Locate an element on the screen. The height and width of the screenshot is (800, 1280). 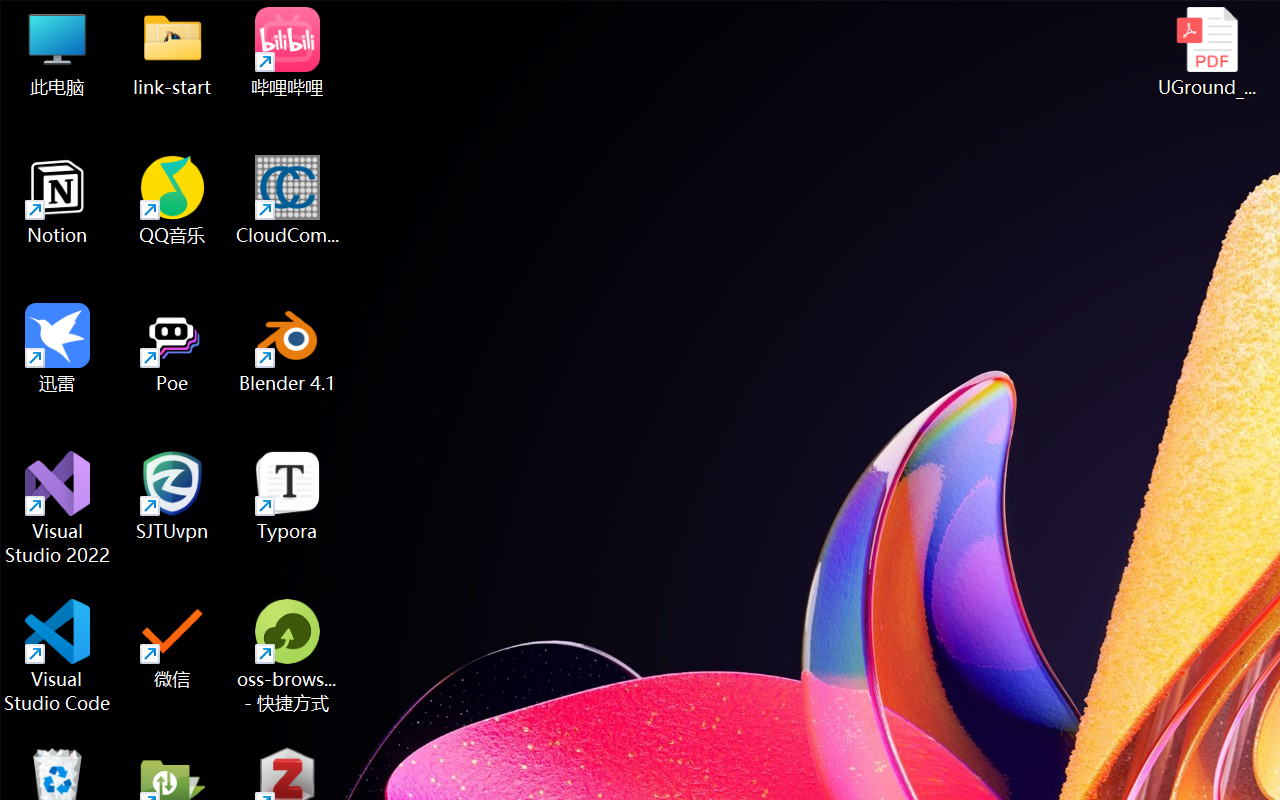
'UGround_paper.pdf' is located at coordinates (1206, 51).